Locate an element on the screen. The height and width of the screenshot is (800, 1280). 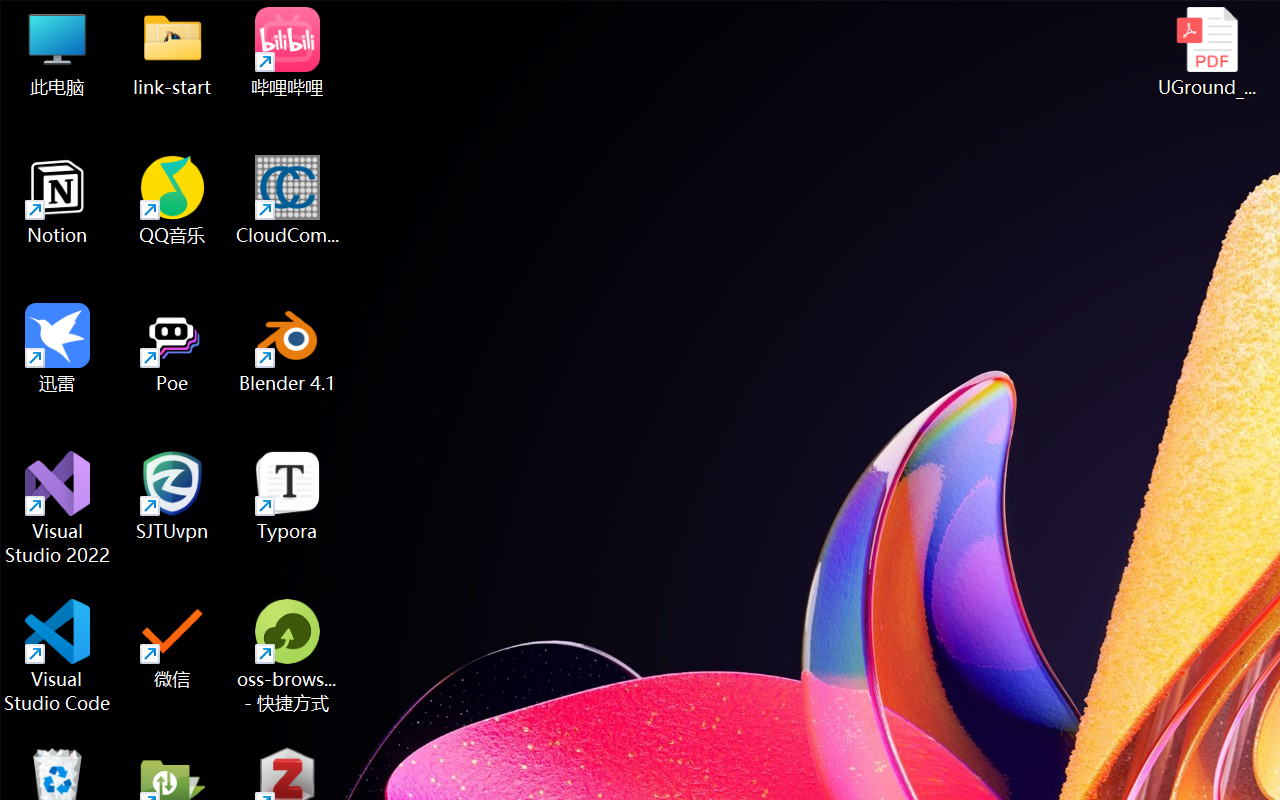
'UGround_paper.pdf' is located at coordinates (1206, 51).